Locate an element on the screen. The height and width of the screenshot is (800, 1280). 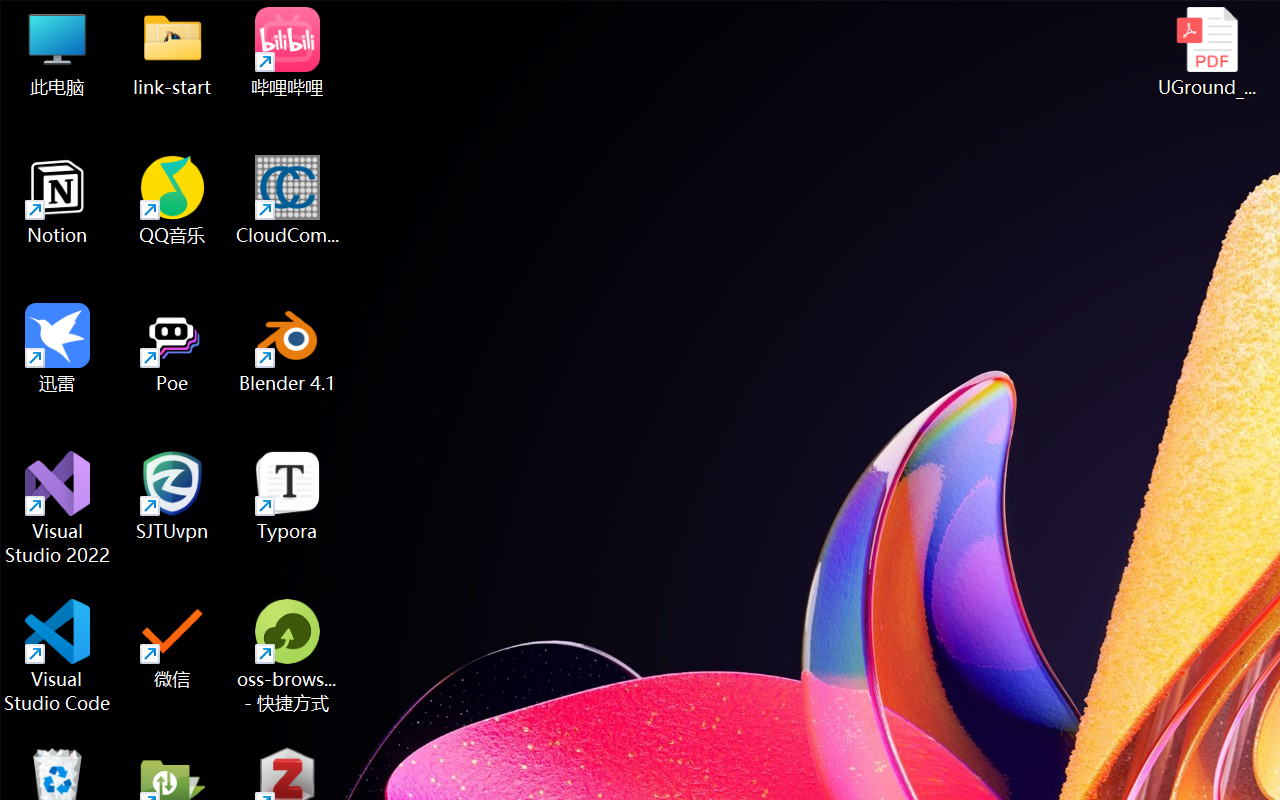
'UGround_paper.pdf' is located at coordinates (1206, 51).